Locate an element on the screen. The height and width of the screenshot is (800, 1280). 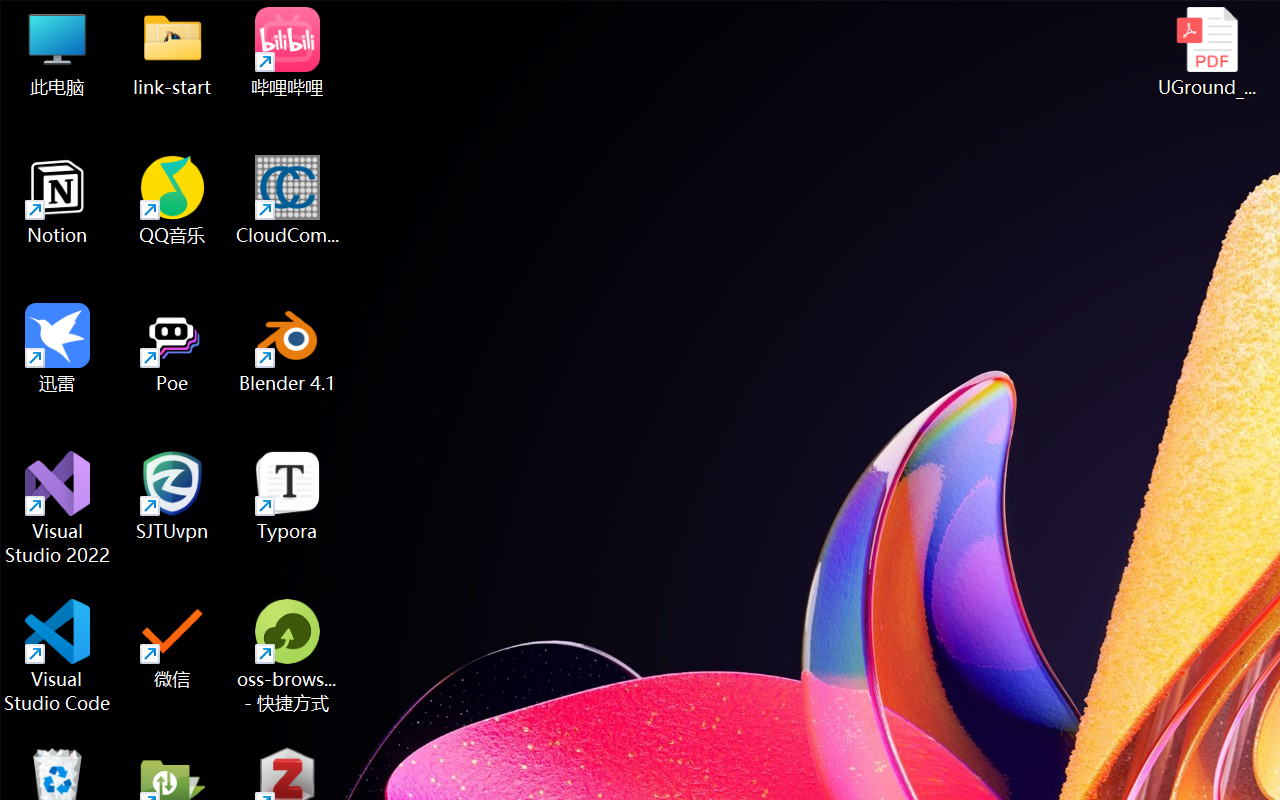
'UGround_paper.pdf' is located at coordinates (1206, 51).